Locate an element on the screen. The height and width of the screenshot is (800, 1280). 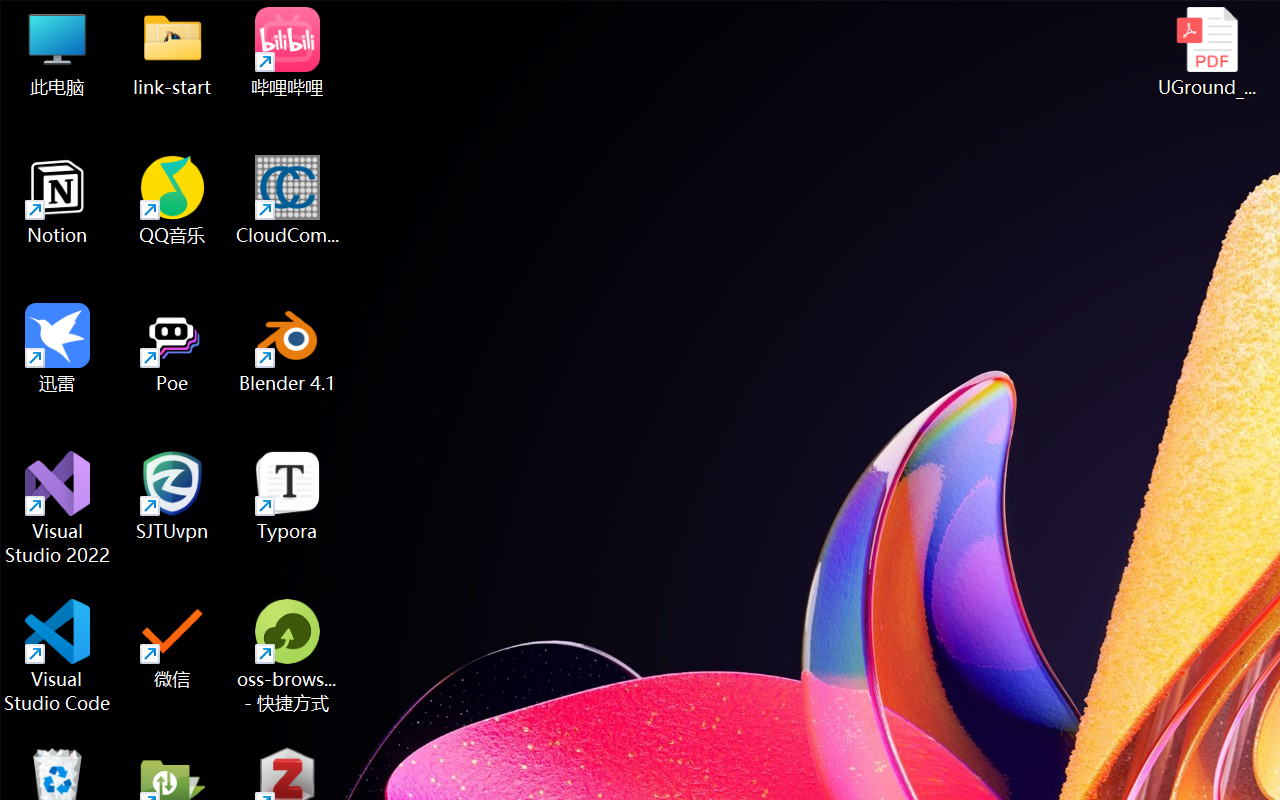
'UGround_paper.pdf' is located at coordinates (1206, 51).